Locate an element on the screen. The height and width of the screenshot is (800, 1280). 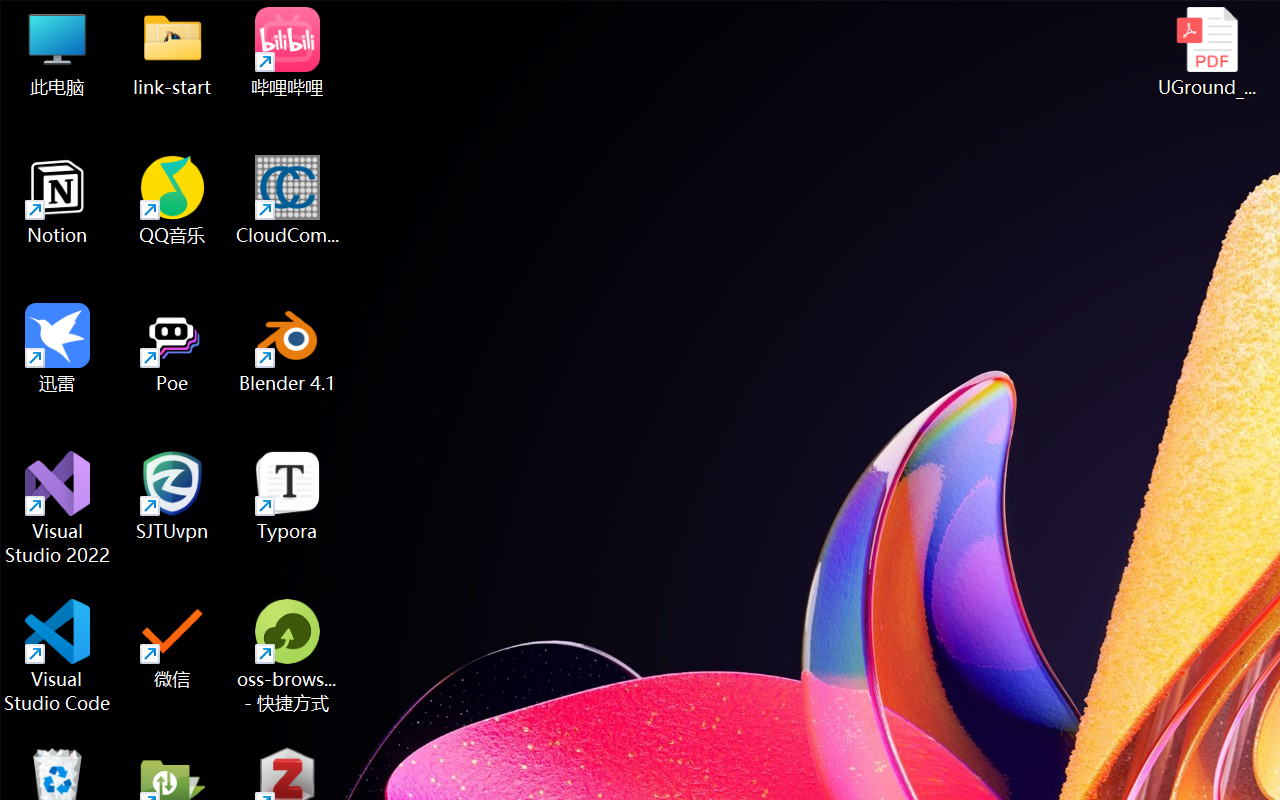
'UGround_paper.pdf' is located at coordinates (1206, 51).